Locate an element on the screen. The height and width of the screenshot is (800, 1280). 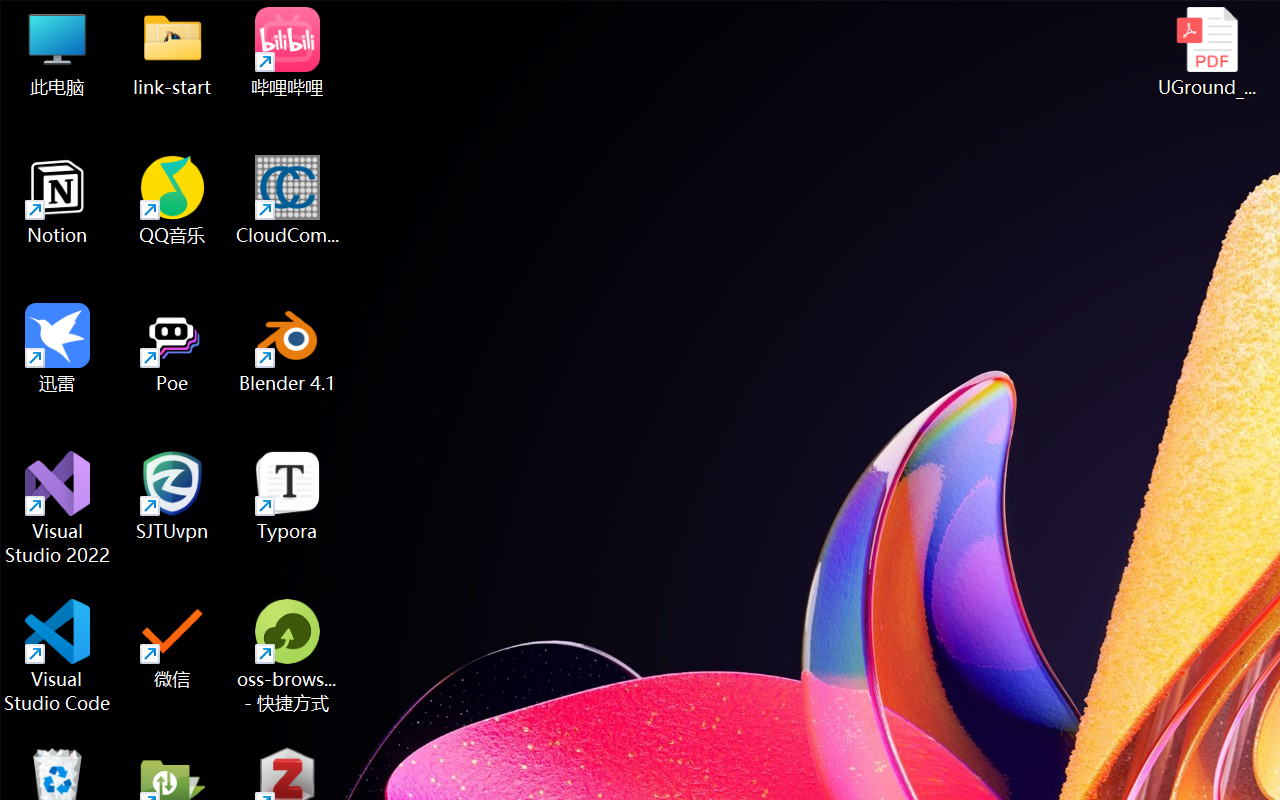
'UGround_paper.pdf' is located at coordinates (1206, 51).